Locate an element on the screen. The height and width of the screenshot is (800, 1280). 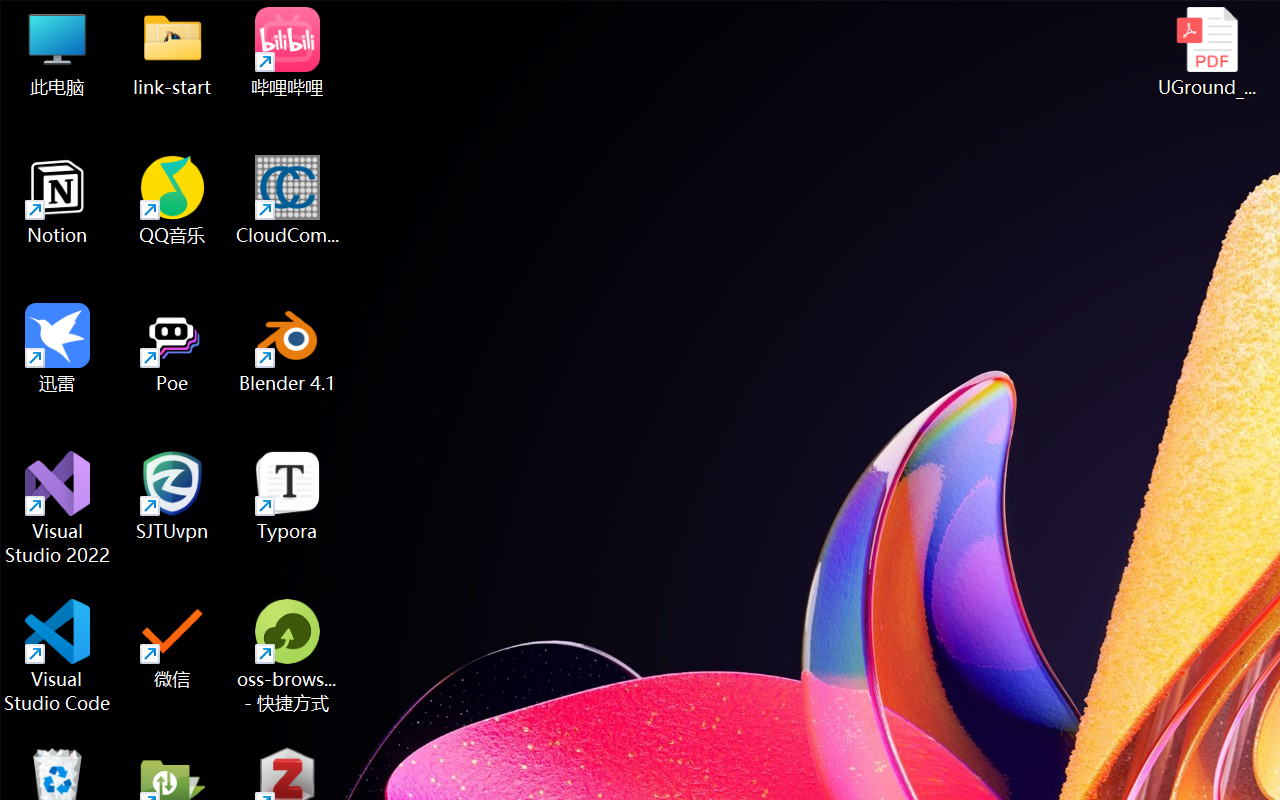
'UGround_paper.pdf' is located at coordinates (1206, 51).